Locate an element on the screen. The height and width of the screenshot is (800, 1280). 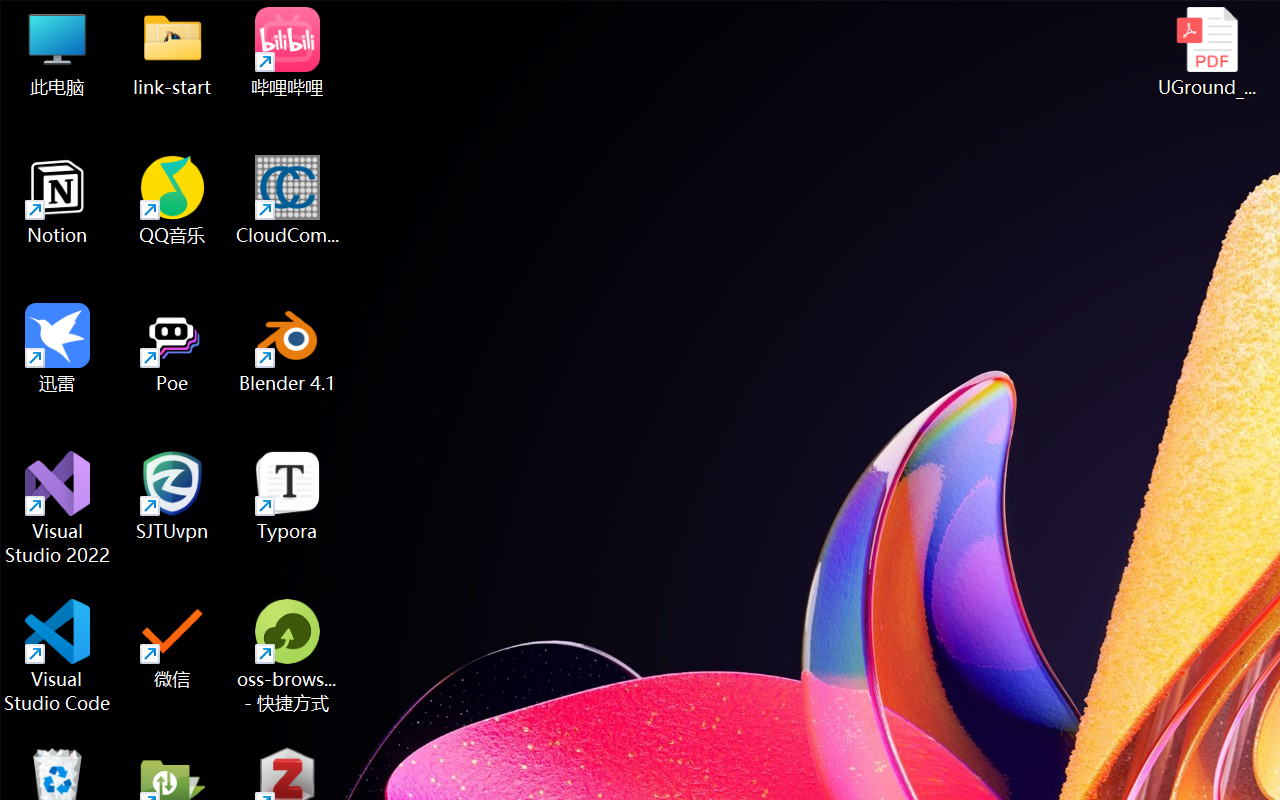
'UGround_paper.pdf' is located at coordinates (1206, 51).